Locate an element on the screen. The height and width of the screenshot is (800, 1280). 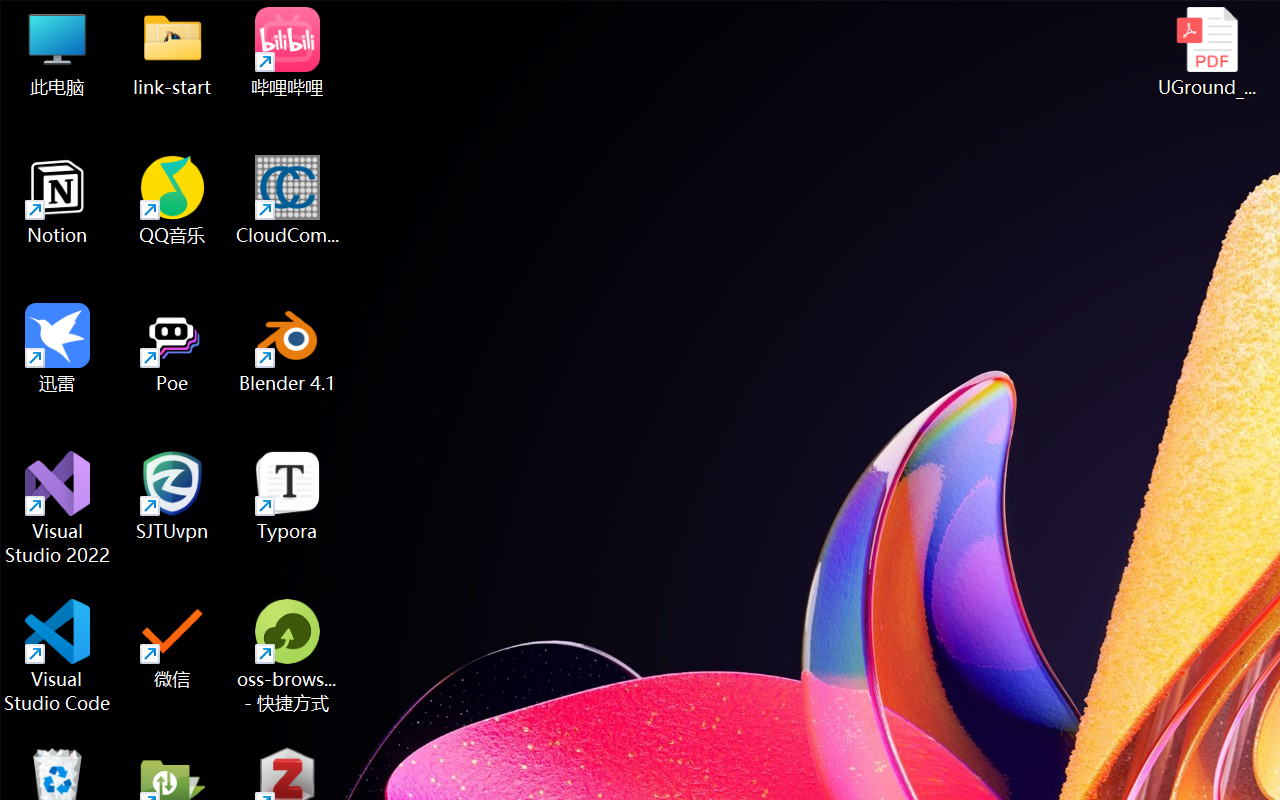
'UGround_paper.pdf' is located at coordinates (1206, 51).